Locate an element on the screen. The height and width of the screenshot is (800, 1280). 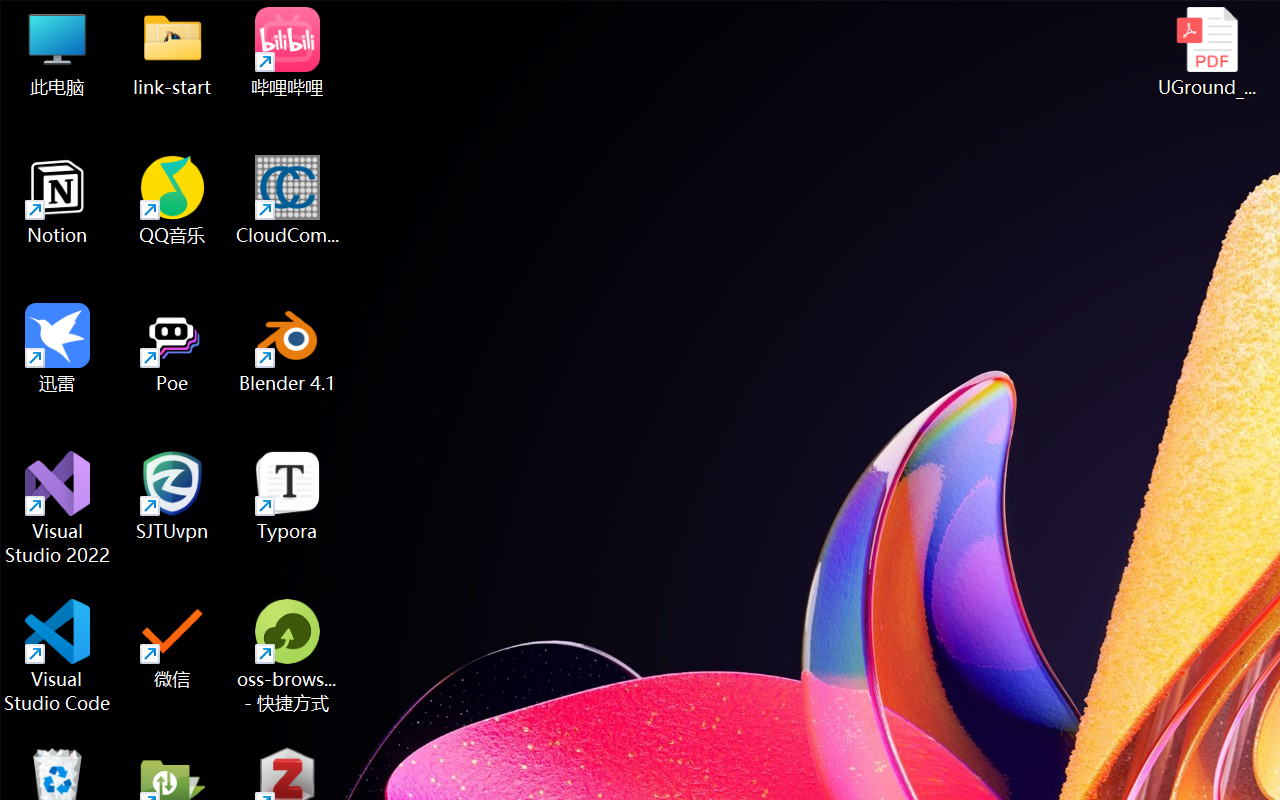
'UGround_paper.pdf' is located at coordinates (1206, 51).